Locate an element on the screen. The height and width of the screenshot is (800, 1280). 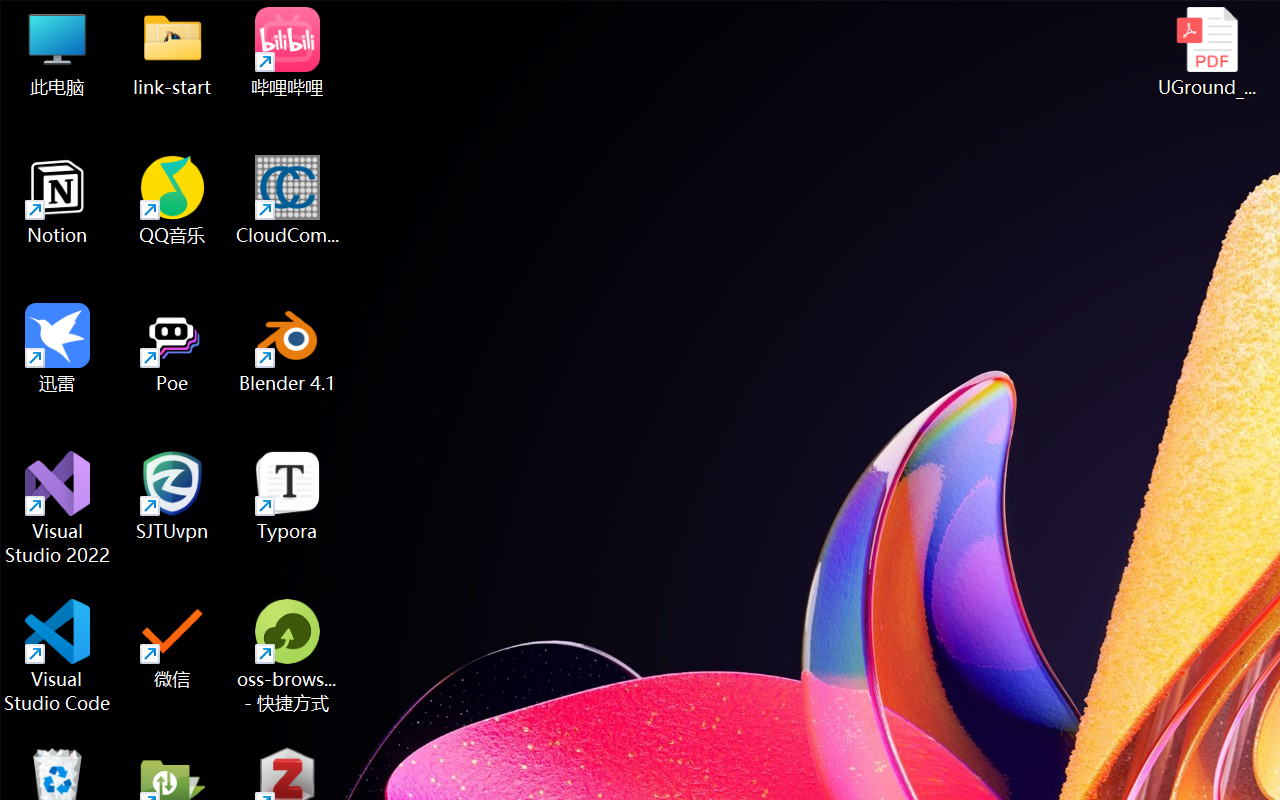
'UGround_paper.pdf' is located at coordinates (1206, 51).